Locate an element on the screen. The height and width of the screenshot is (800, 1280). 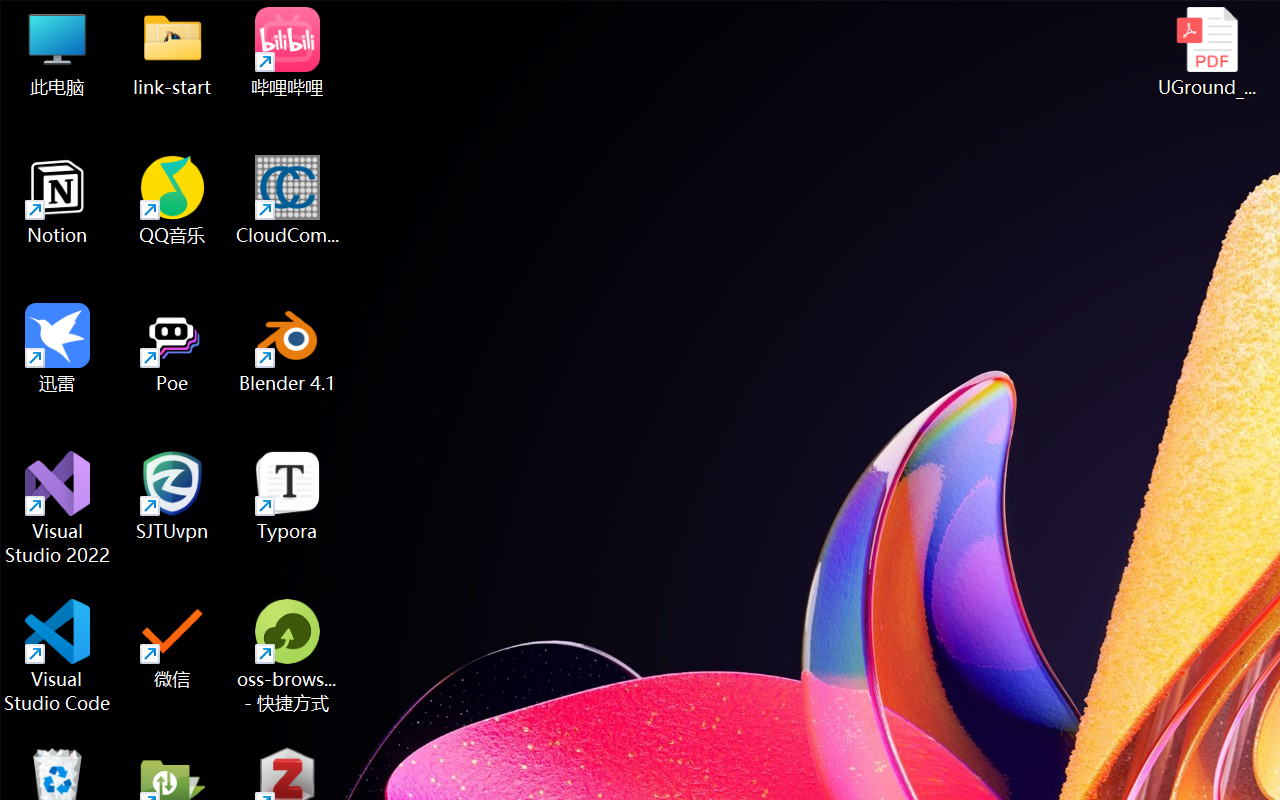
'UGround_paper.pdf' is located at coordinates (1206, 51).